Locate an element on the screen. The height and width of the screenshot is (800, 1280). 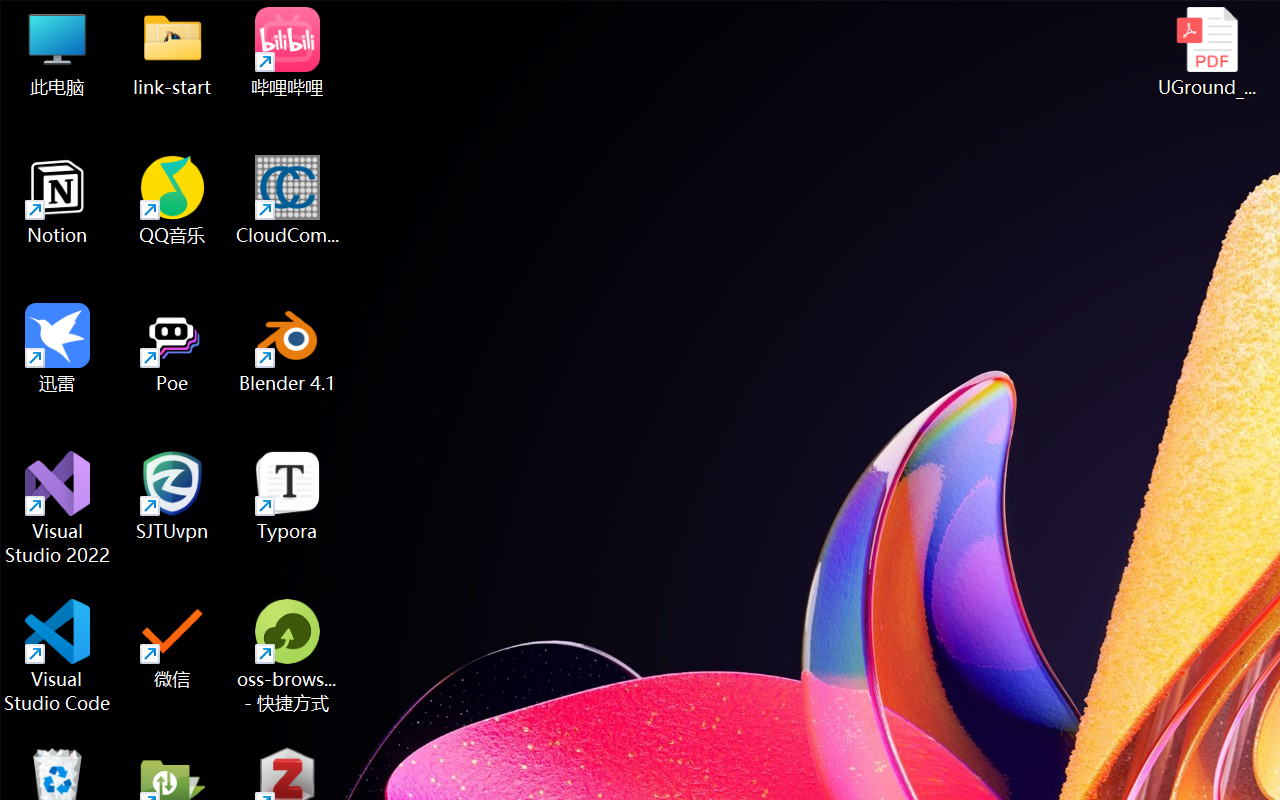
'UGround_paper.pdf' is located at coordinates (1206, 51).